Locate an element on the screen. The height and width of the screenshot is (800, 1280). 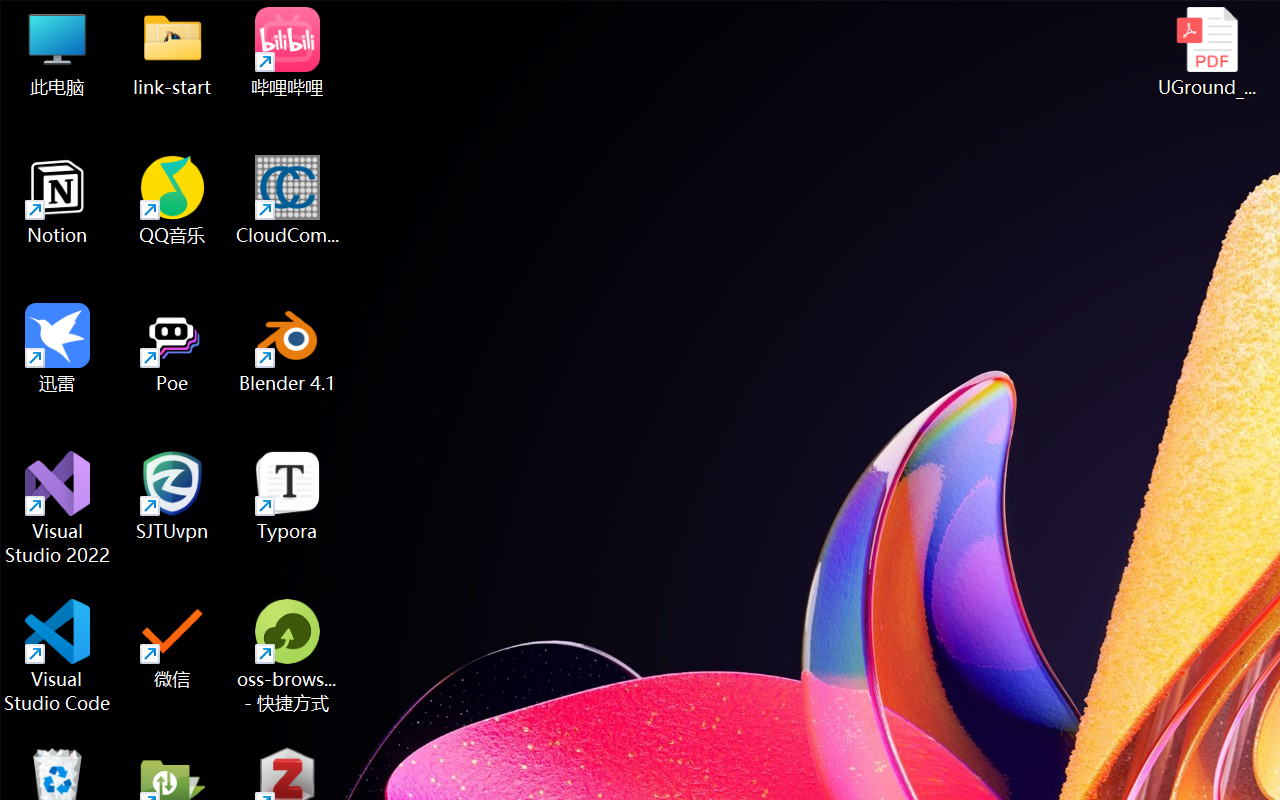
'UGround_paper.pdf' is located at coordinates (1206, 51).